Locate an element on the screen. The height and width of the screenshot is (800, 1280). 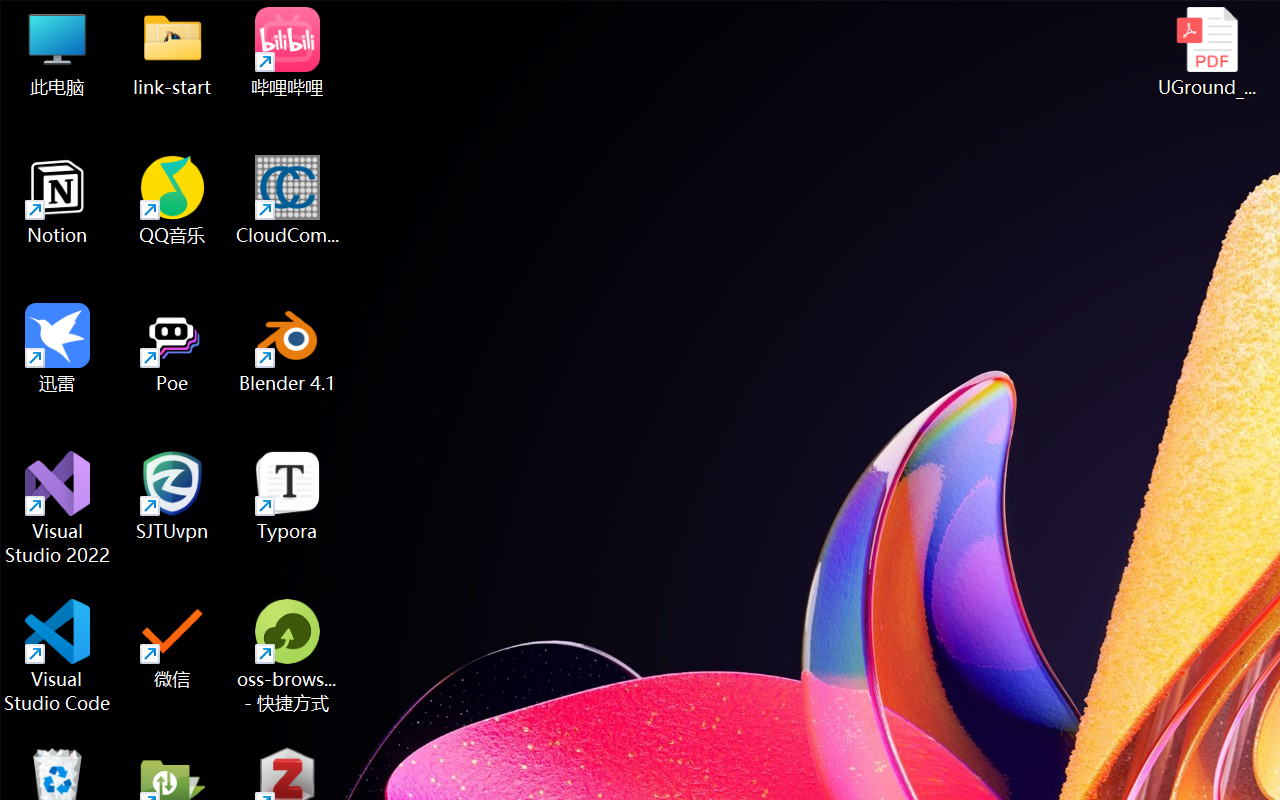
'UGround_paper.pdf' is located at coordinates (1206, 51).